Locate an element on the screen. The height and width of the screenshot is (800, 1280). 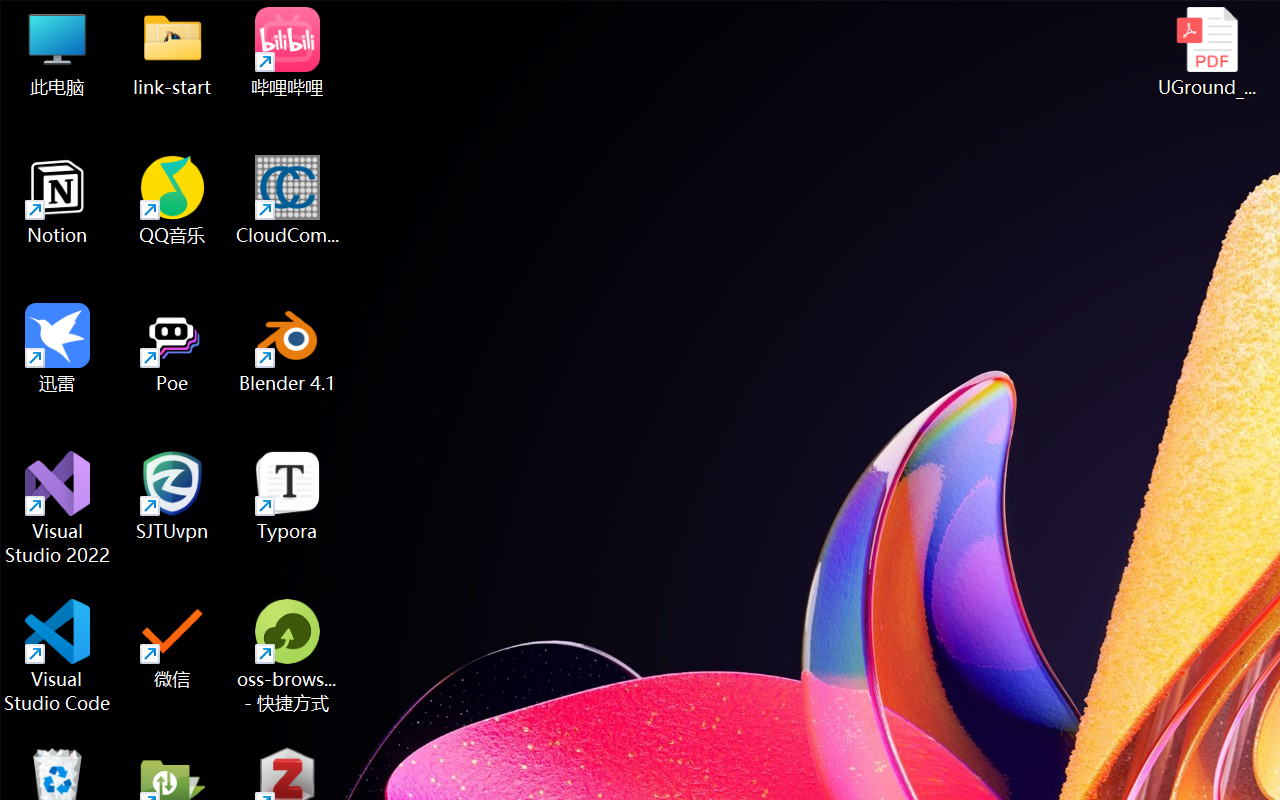
'UGround_paper.pdf' is located at coordinates (1206, 51).